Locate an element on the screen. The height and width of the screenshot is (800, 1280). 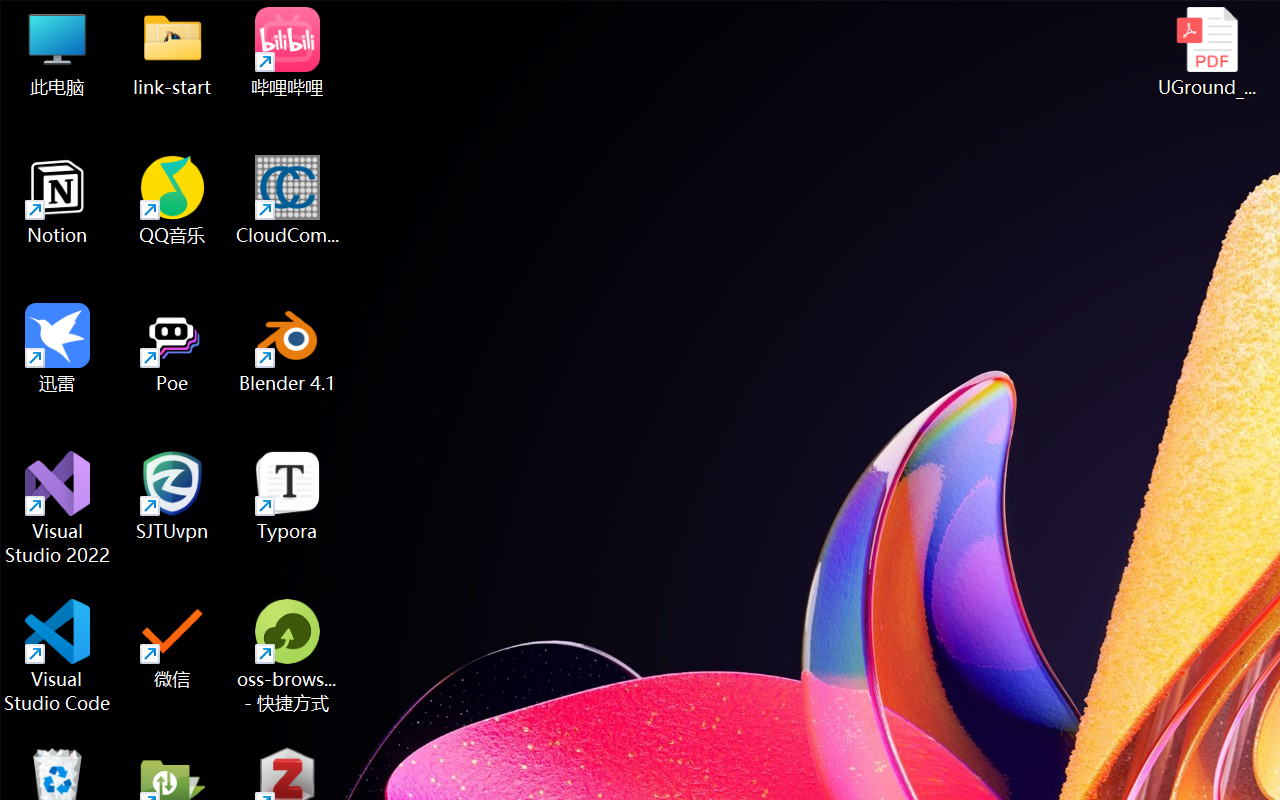
'UGround_paper.pdf' is located at coordinates (1206, 51).